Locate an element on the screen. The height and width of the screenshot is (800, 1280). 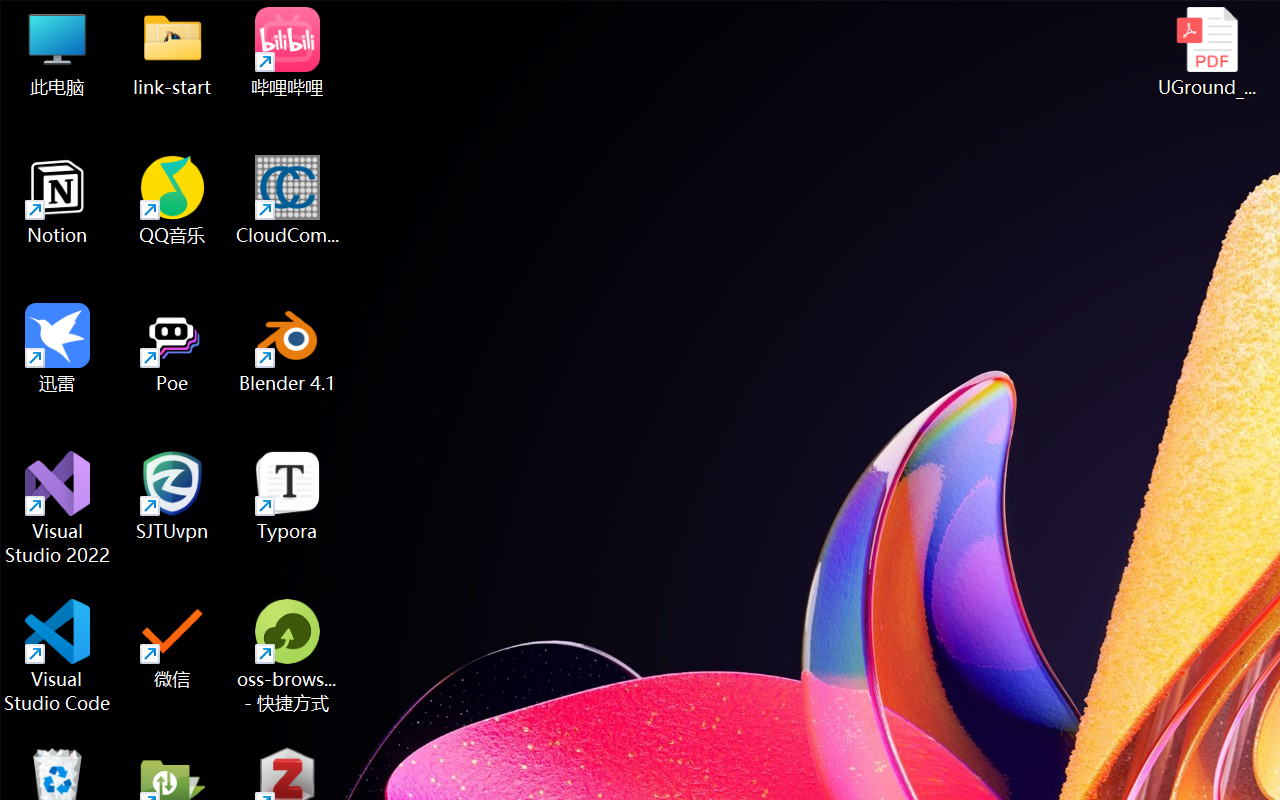
'UGround_paper.pdf' is located at coordinates (1206, 51).